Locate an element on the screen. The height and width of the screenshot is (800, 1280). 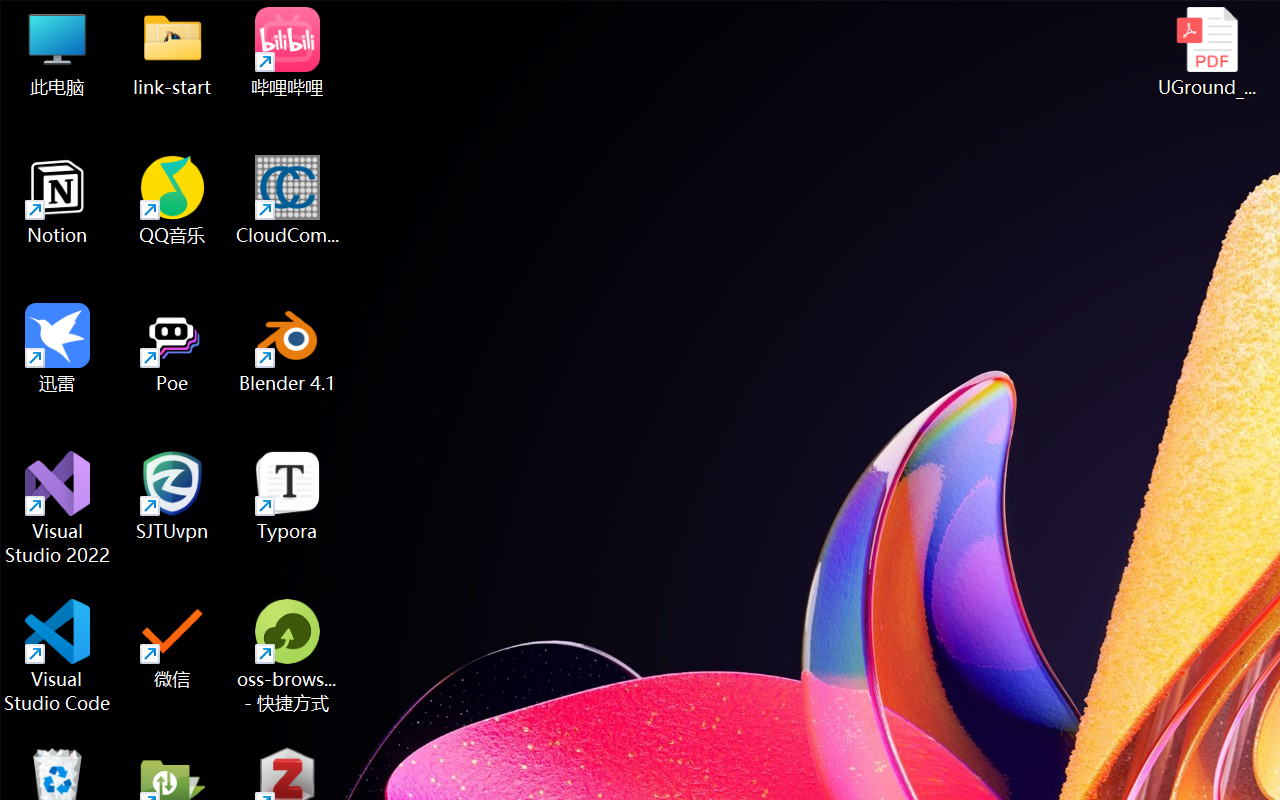
'UGround_paper.pdf' is located at coordinates (1206, 51).